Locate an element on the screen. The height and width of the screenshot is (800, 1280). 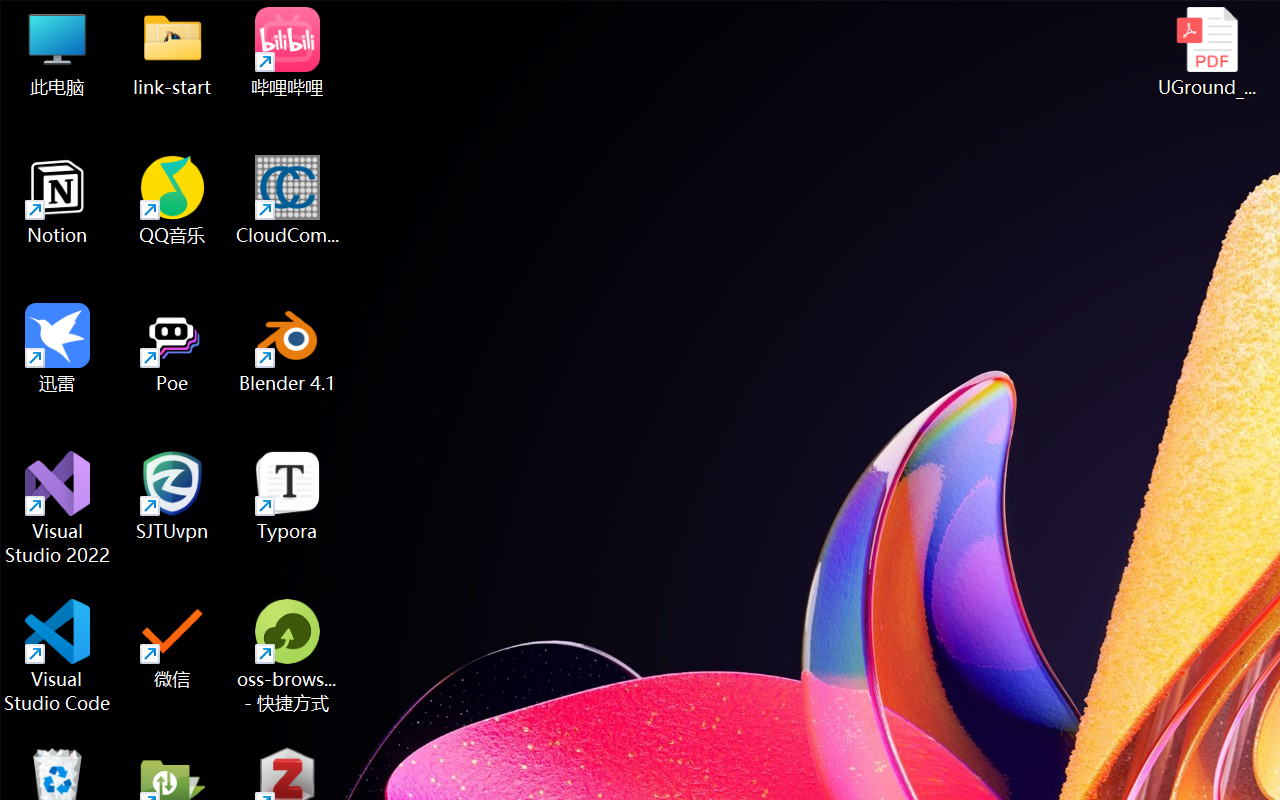
'UGround_paper.pdf' is located at coordinates (1206, 51).